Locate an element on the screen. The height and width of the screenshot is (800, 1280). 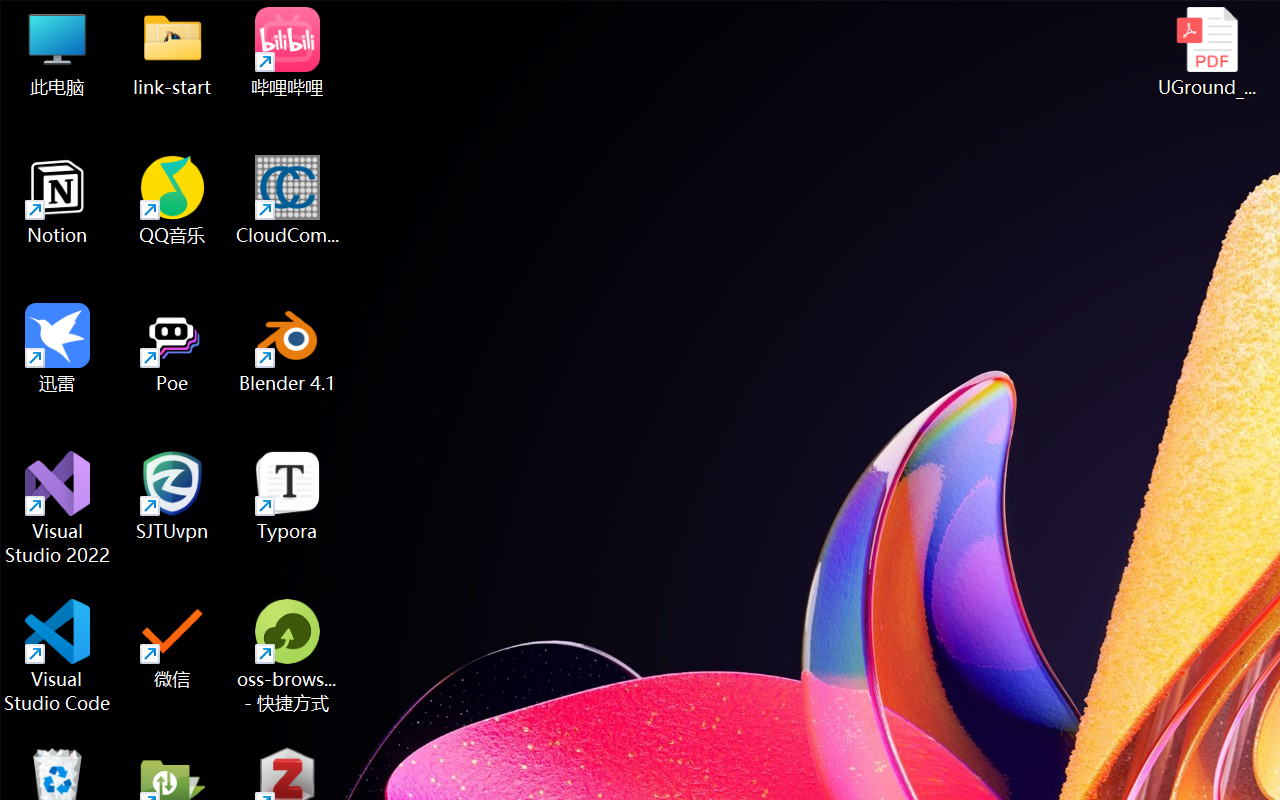
'UGround_paper.pdf' is located at coordinates (1206, 51).